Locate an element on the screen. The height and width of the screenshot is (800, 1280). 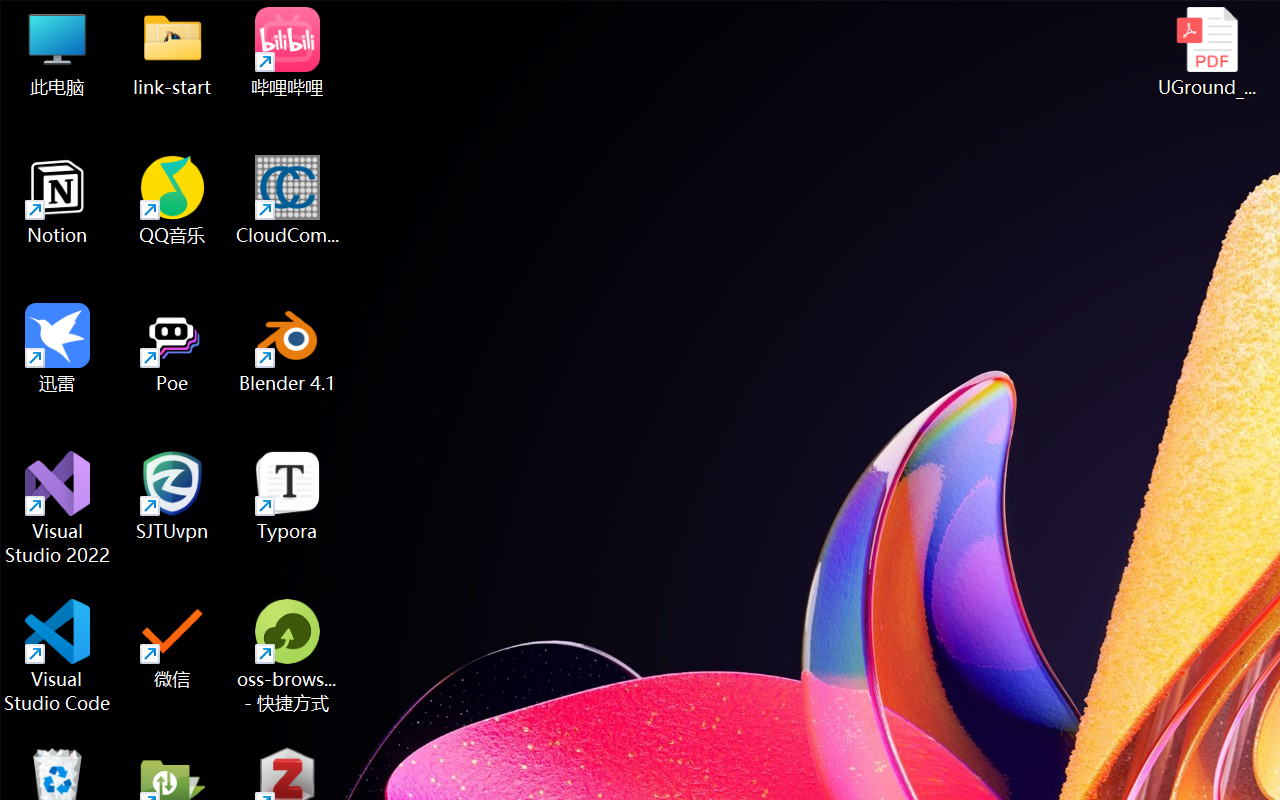
'UGround_paper.pdf' is located at coordinates (1206, 51).